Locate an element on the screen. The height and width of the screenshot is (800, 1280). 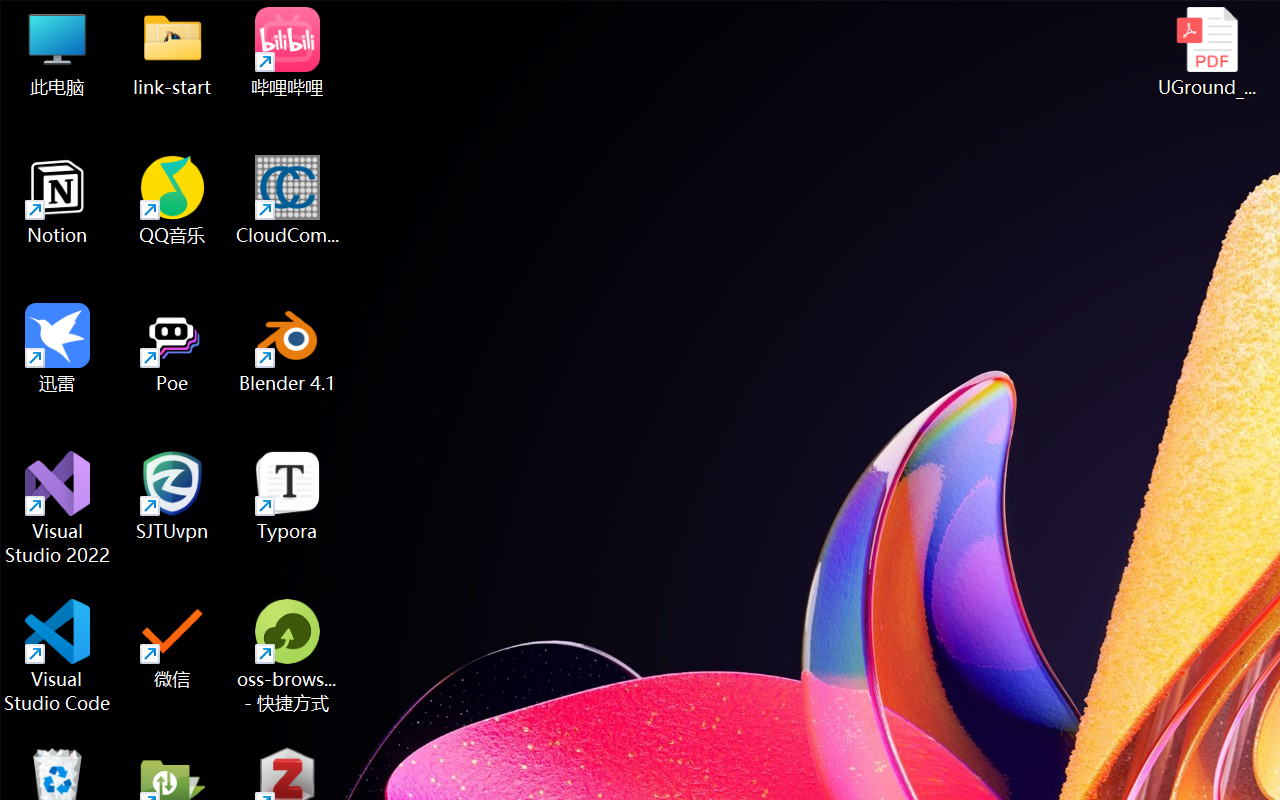
'UGround_paper.pdf' is located at coordinates (1206, 51).